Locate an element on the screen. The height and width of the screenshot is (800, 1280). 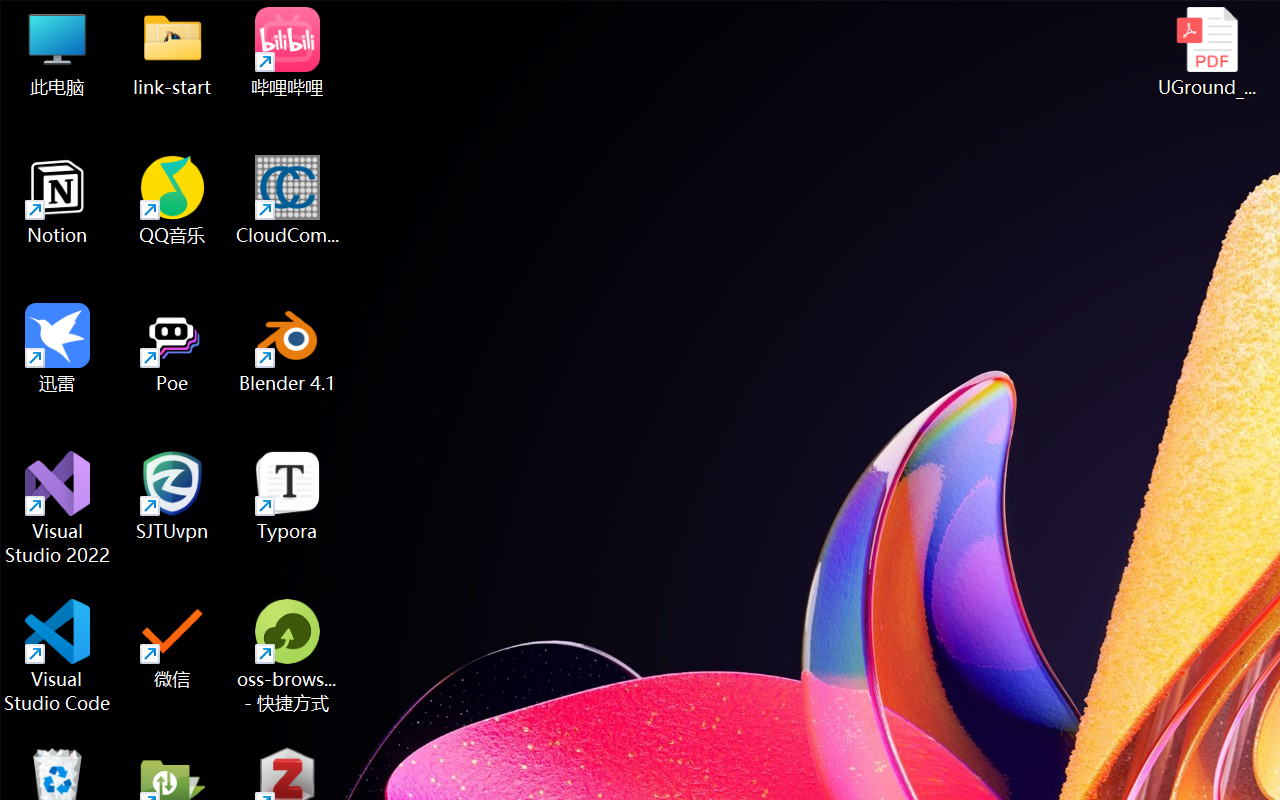
'UGround_paper.pdf' is located at coordinates (1206, 51).